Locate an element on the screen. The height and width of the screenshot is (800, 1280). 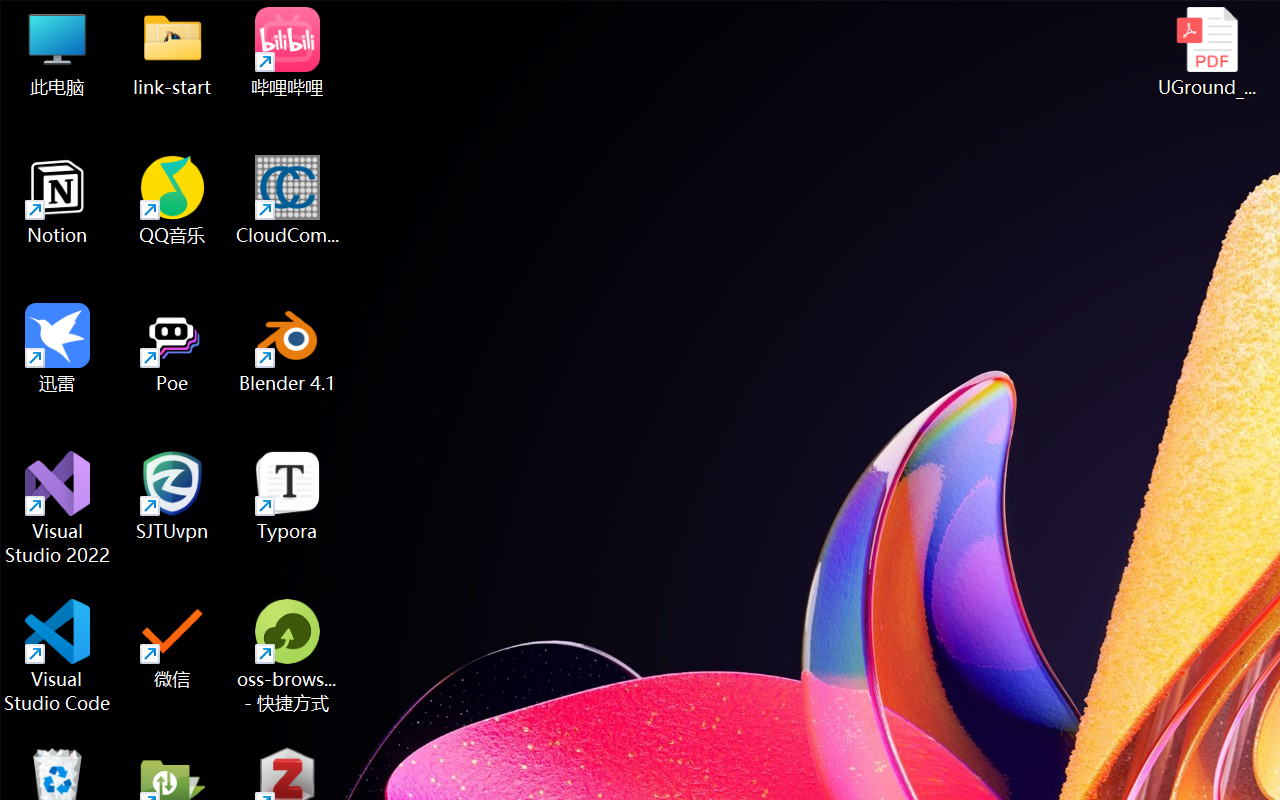
'UGround_paper.pdf' is located at coordinates (1206, 51).